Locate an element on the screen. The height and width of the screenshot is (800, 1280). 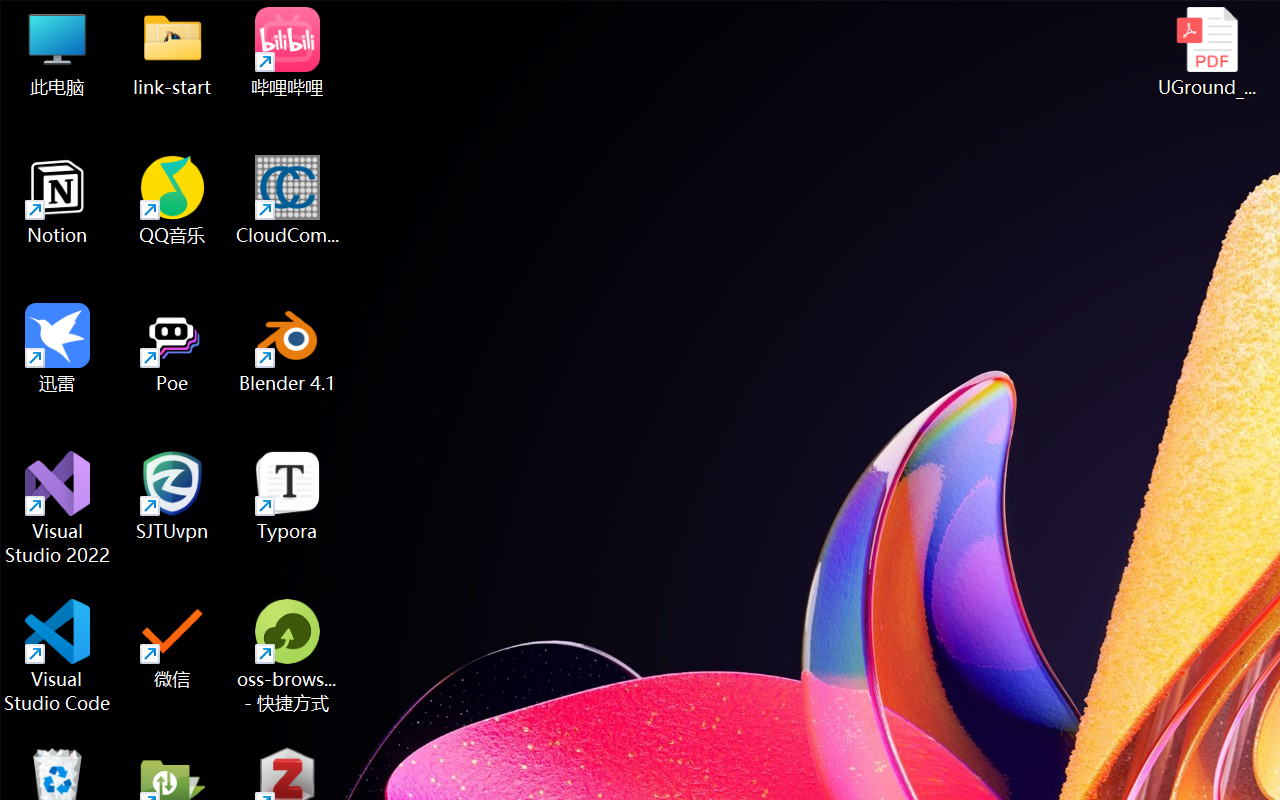
'UGround_paper.pdf' is located at coordinates (1206, 51).